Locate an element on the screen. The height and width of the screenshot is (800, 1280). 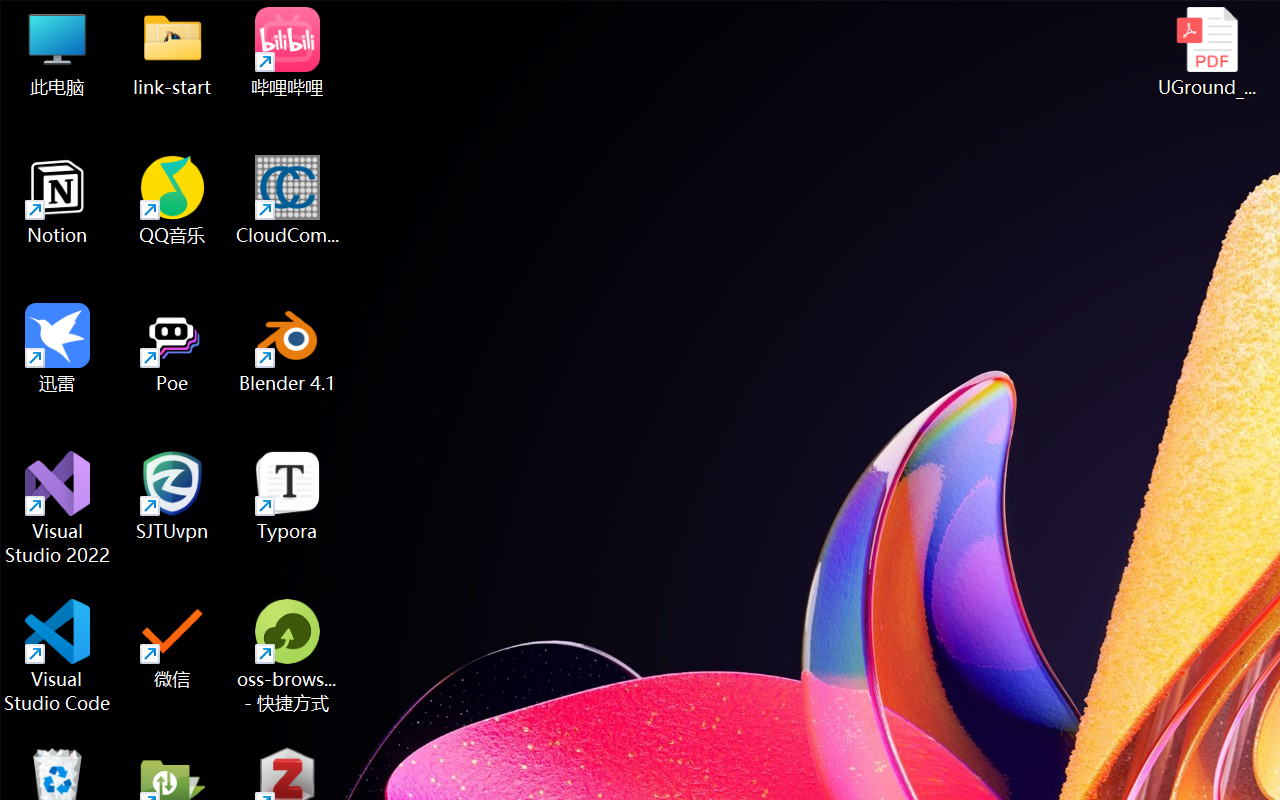
'UGround_paper.pdf' is located at coordinates (1206, 51).